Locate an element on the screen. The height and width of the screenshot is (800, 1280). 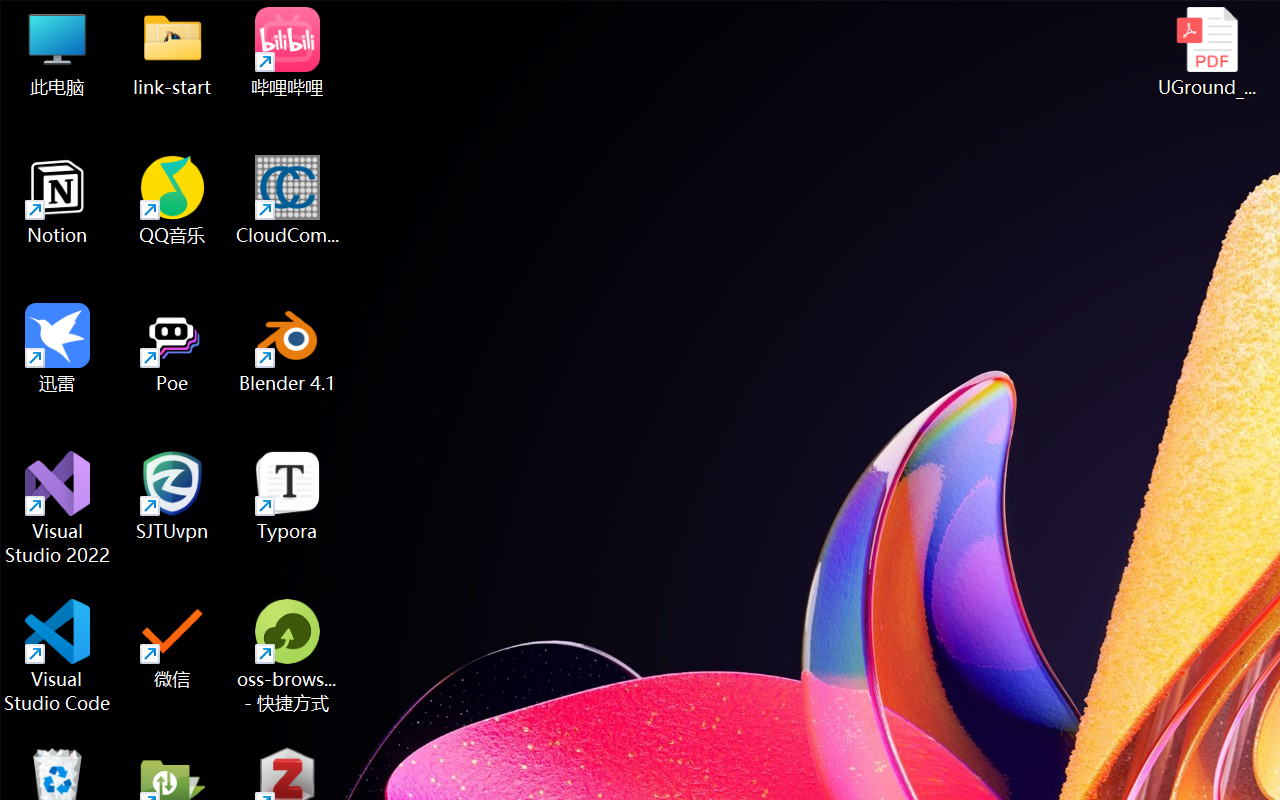
'UGround_paper.pdf' is located at coordinates (1206, 51).